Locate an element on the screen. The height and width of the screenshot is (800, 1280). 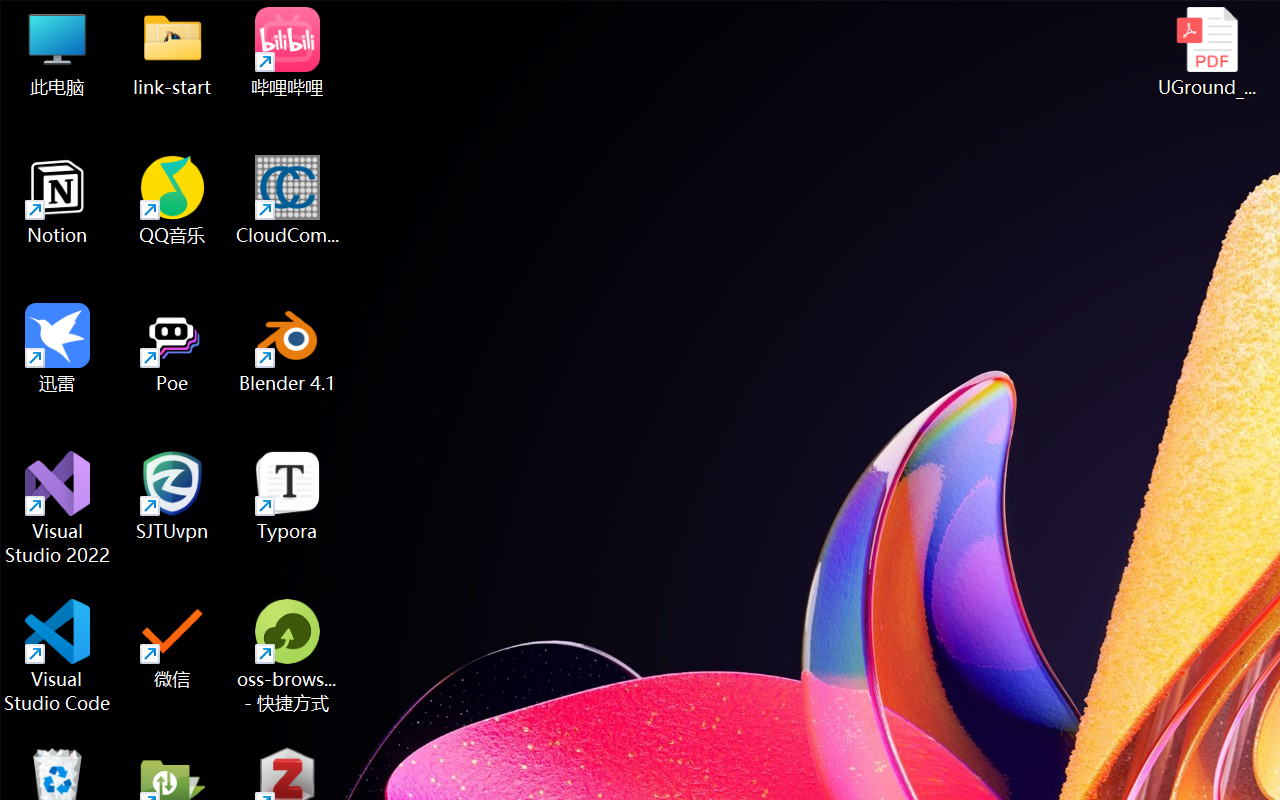
'UGround_paper.pdf' is located at coordinates (1206, 51).